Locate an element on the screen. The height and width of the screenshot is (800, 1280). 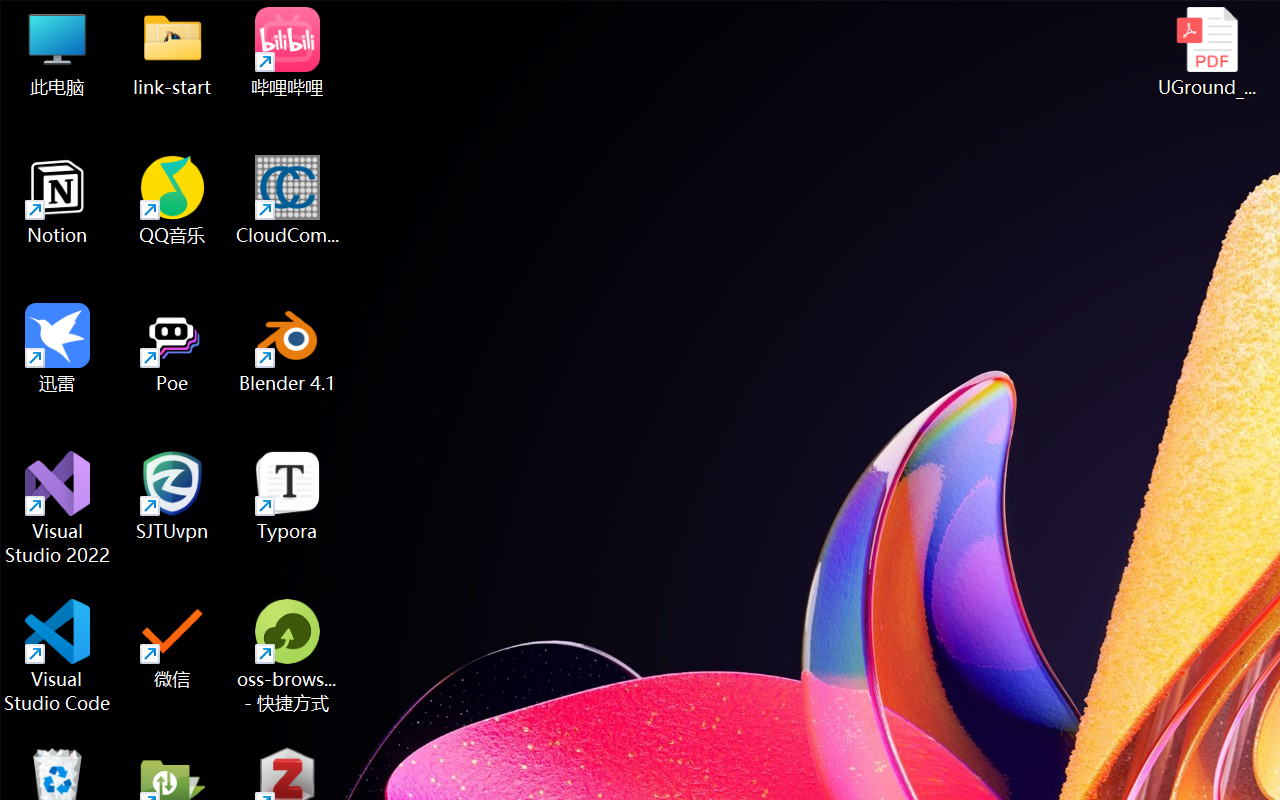
'UGround_paper.pdf' is located at coordinates (1206, 51).